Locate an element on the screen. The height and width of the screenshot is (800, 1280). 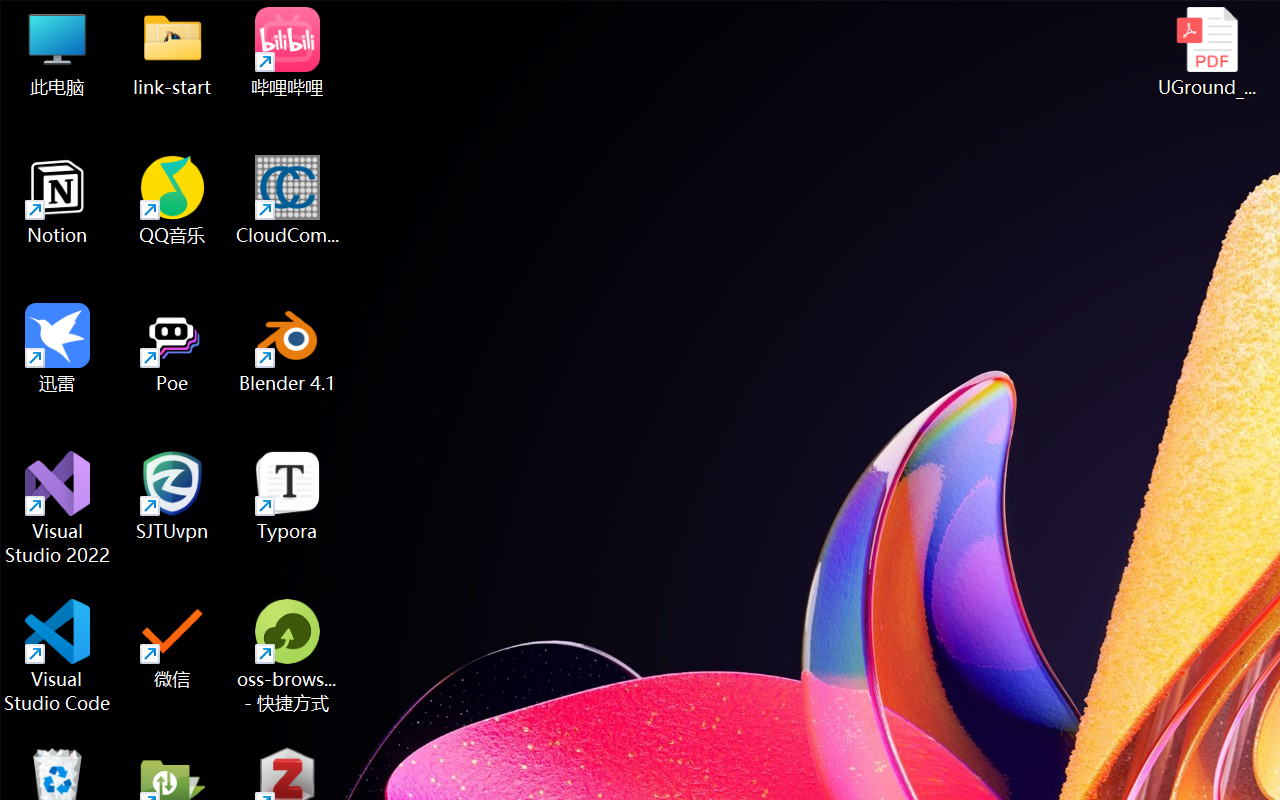
'UGround_paper.pdf' is located at coordinates (1206, 51).